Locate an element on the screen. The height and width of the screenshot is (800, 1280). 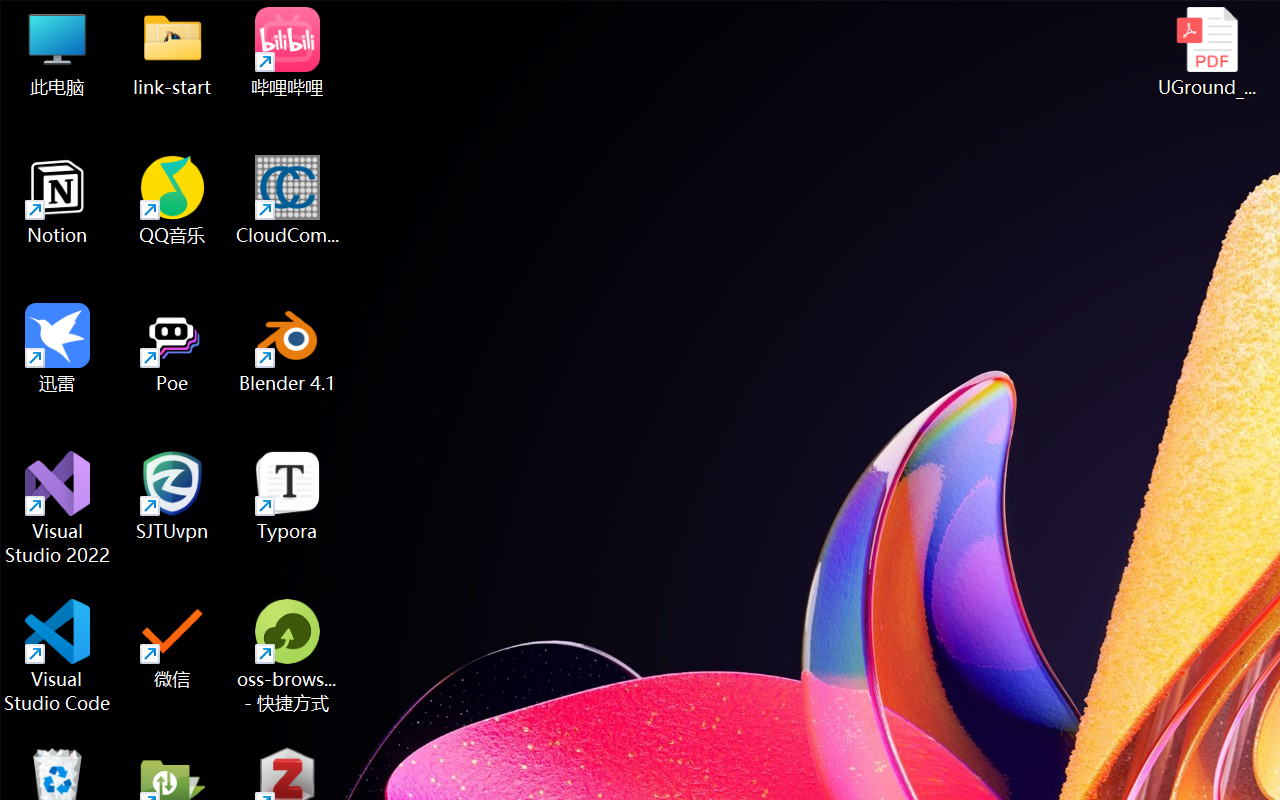
'UGround_paper.pdf' is located at coordinates (1206, 51).